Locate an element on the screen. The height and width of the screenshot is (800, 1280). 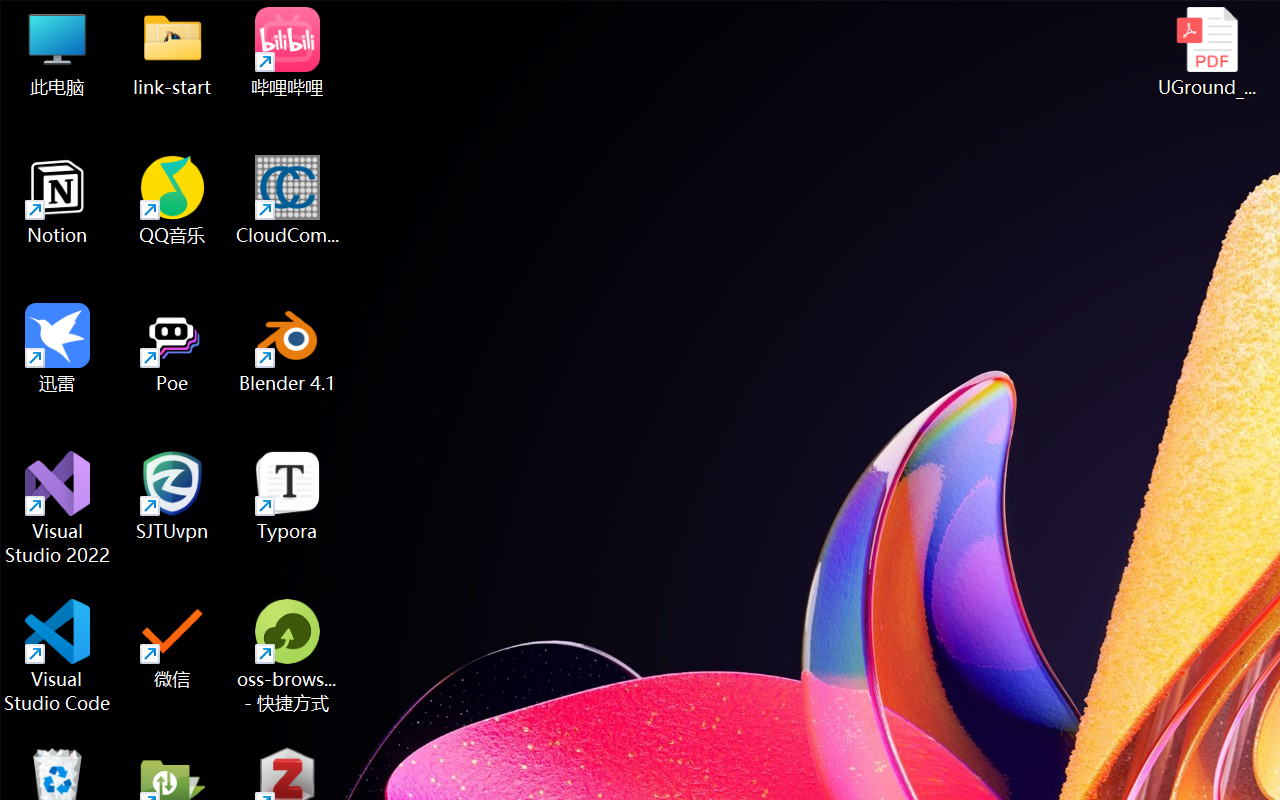
'UGround_paper.pdf' is located at coordinates (1206, 51).